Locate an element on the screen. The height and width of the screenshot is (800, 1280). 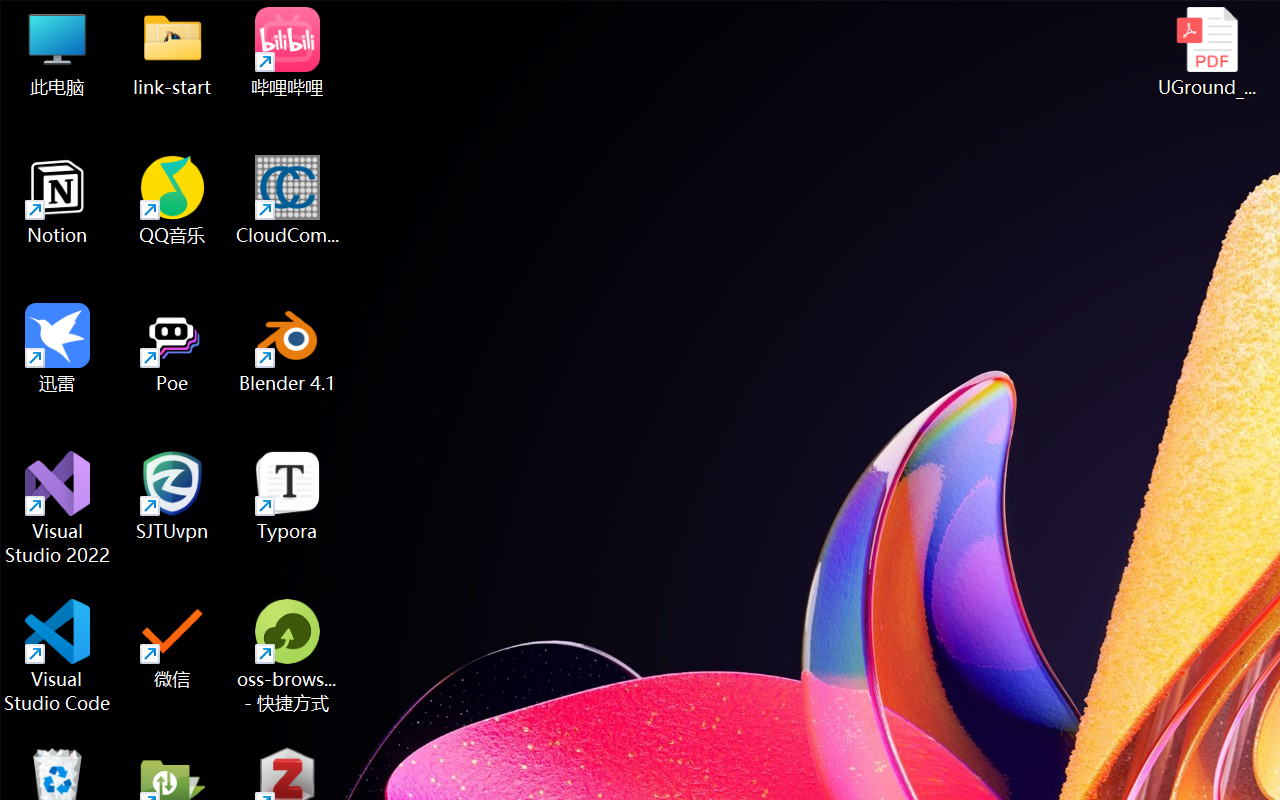
'UGround_paper.pdf' is located at coordinates (1206, 51).